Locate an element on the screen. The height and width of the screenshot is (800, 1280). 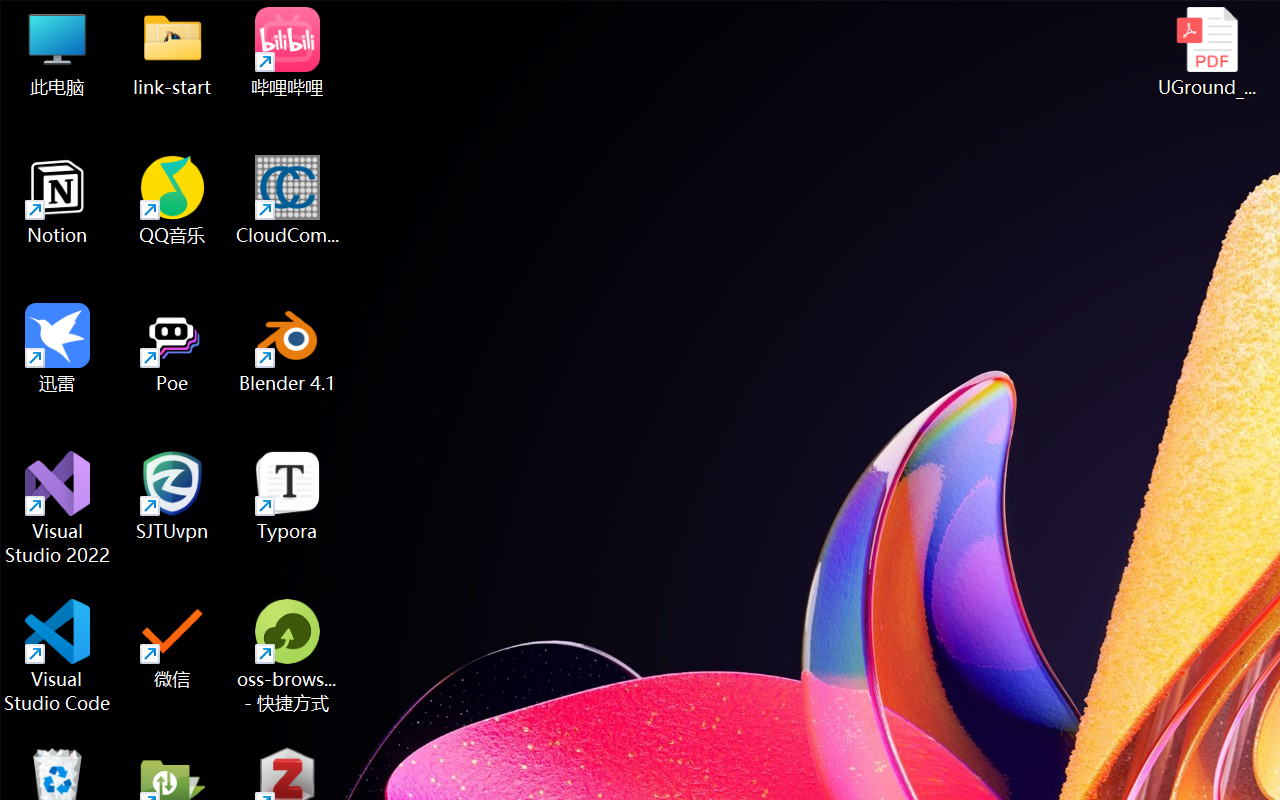
'UGround_paper.pdf' is located at coordinates (1206, 51).